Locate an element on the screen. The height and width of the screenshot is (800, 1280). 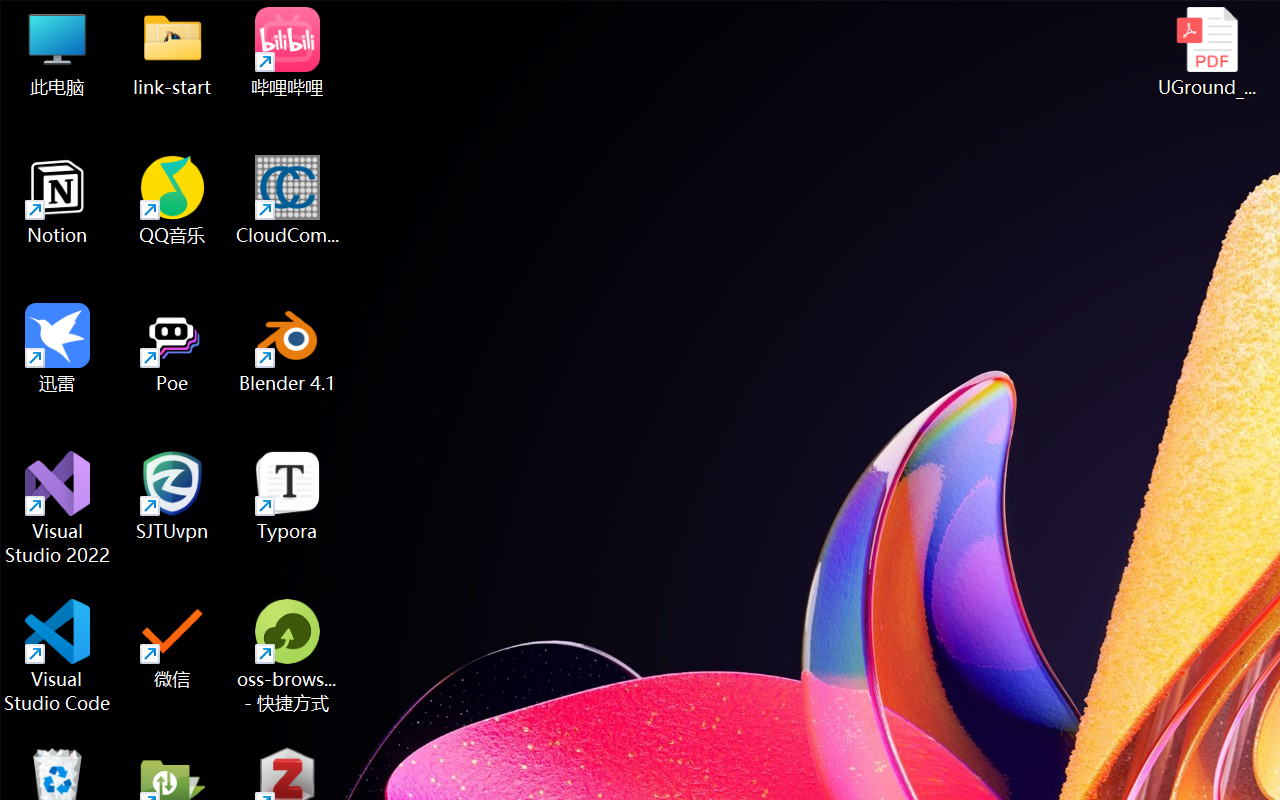
'UGround_paper.pdf' is located at coordinates (1206, 51).